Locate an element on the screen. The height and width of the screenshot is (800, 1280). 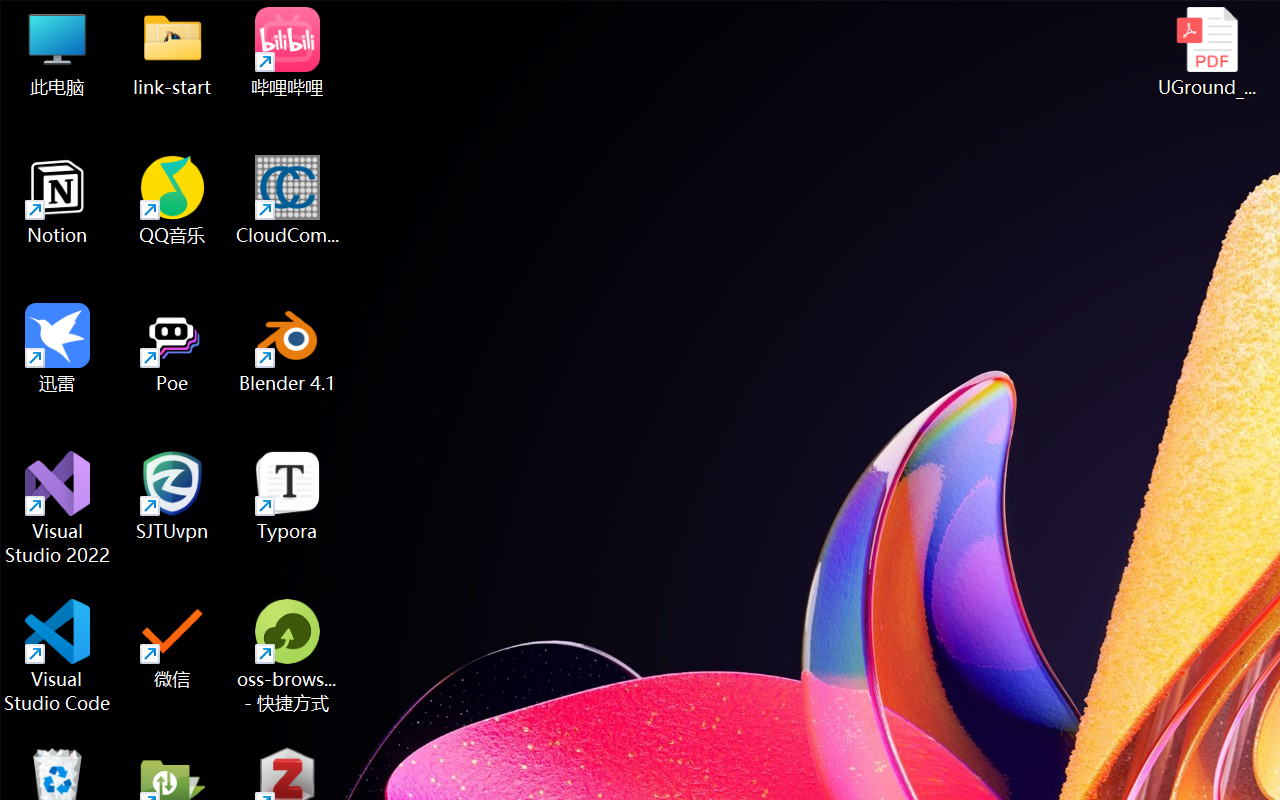
'UGround_paper.pdf' is located at coordinates (1206, 51).